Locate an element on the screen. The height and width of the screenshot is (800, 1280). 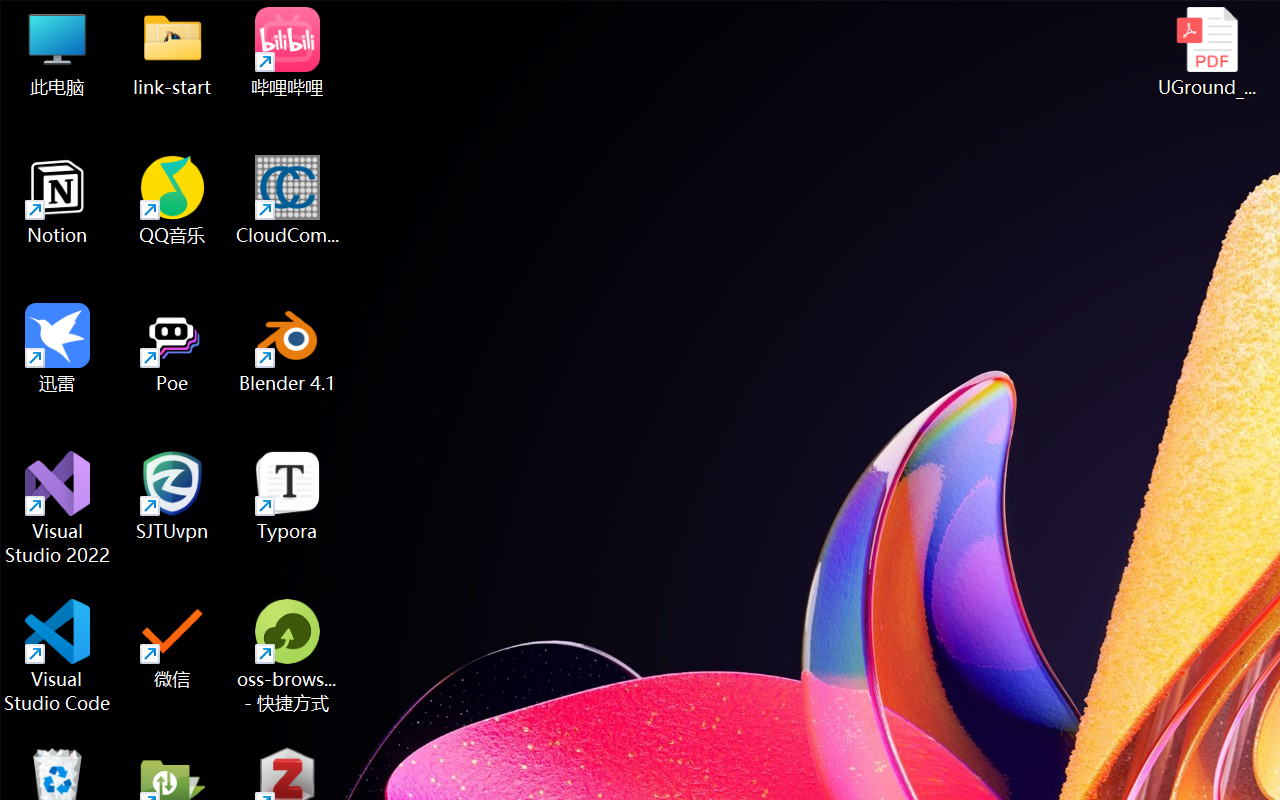
'UGround_paper.pdf' is located at coordinates (1206, 51).